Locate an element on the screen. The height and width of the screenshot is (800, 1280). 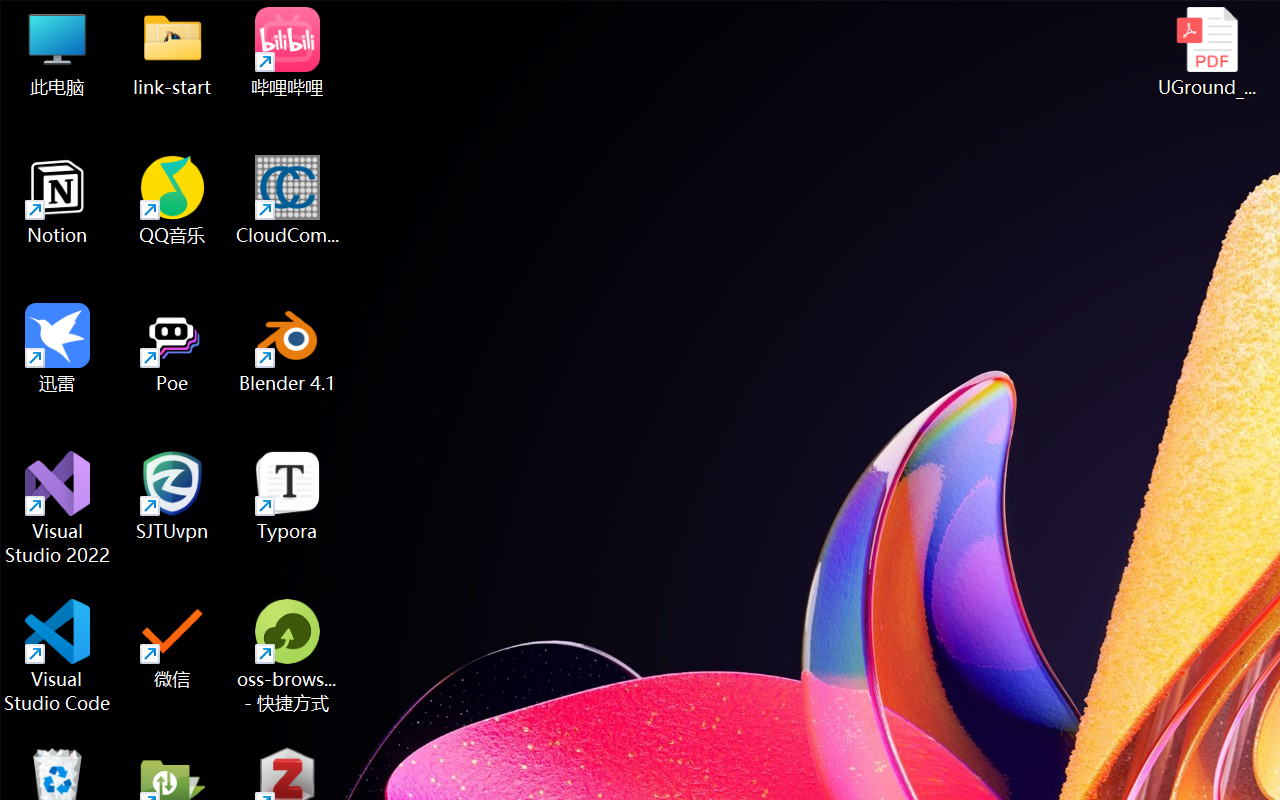
'UGround_paper.pdf' is located at coordinates (1206, 51).